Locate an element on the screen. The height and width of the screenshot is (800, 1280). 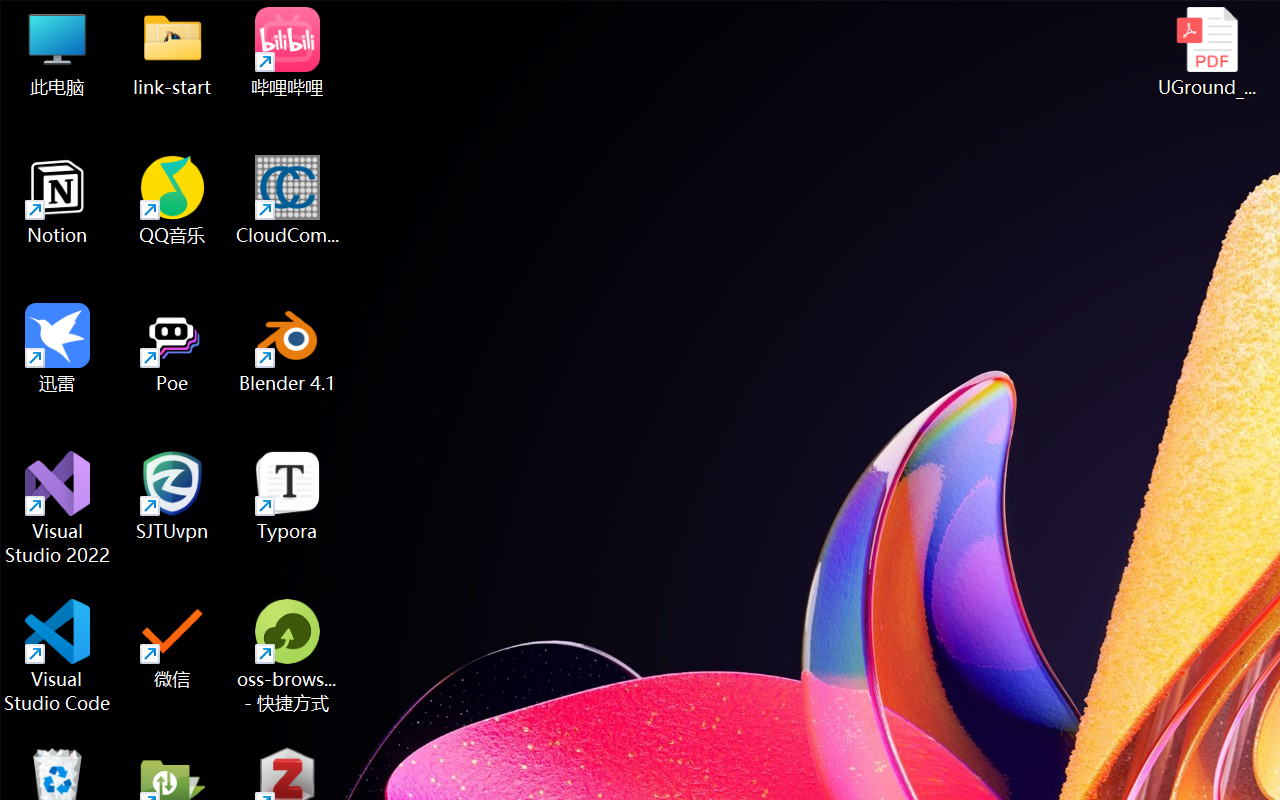
'UGround_paper.pdf' is located at coordinates (1206, 51).